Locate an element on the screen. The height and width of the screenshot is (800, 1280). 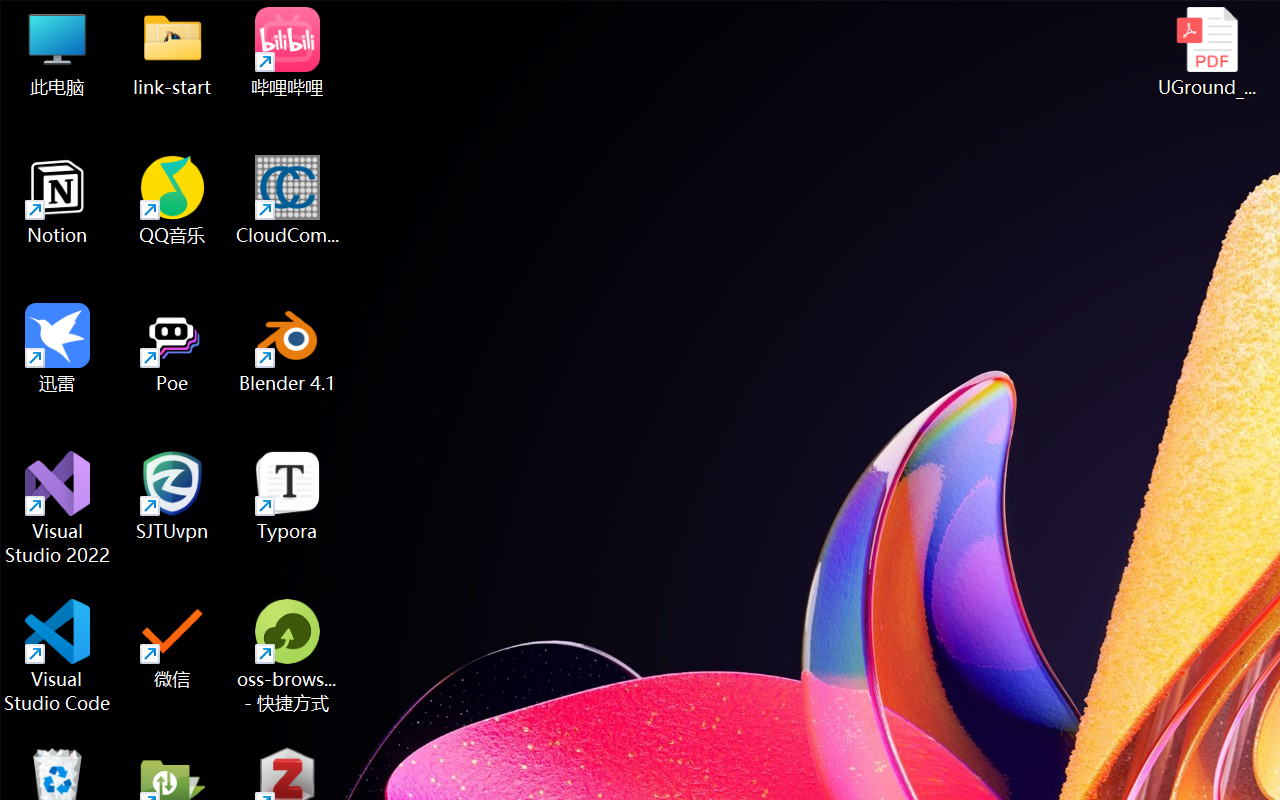
'UGround_paper.pdf' is located at coordinates (1206, 51).